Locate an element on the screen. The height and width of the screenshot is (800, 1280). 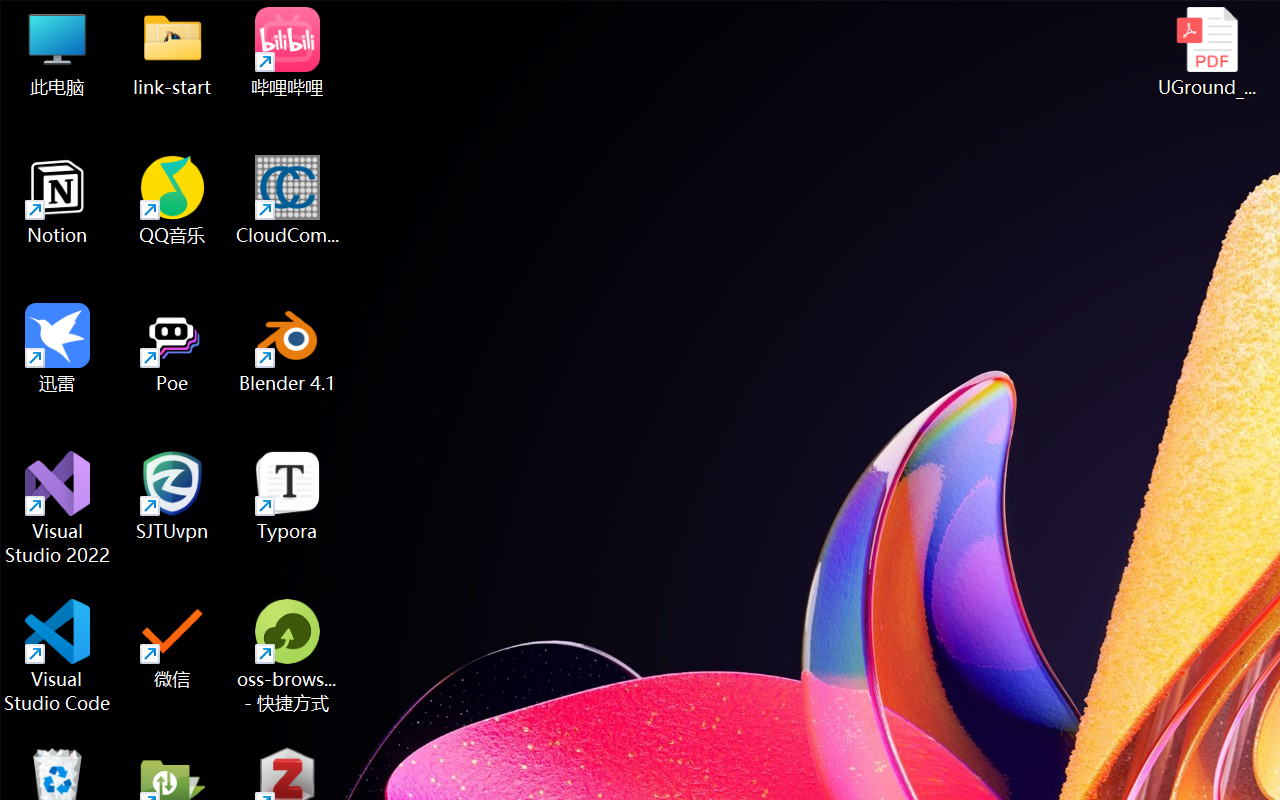
'UGround_paper.pdf' is located at coordinates (1206, 51).